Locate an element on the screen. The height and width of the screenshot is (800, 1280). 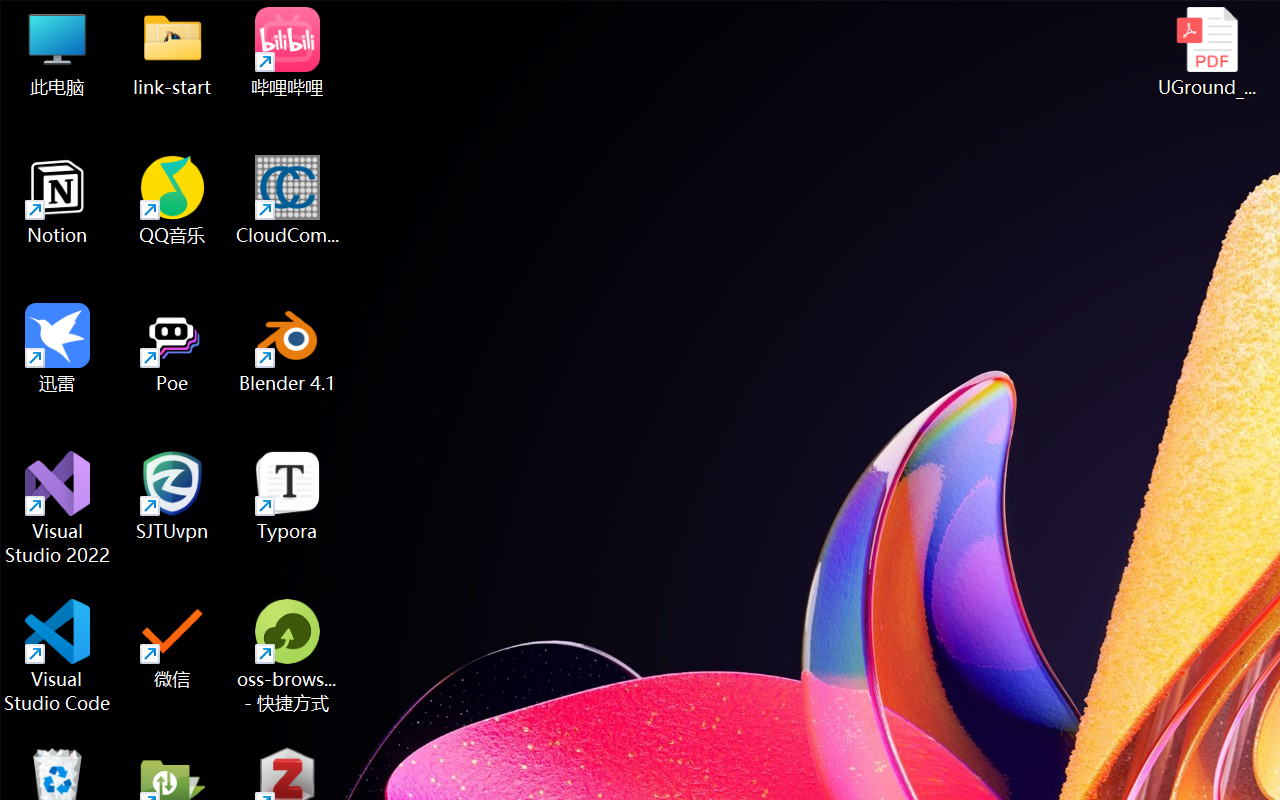
'UGround_paper.pdf' is located at coordinates (1206, 51).